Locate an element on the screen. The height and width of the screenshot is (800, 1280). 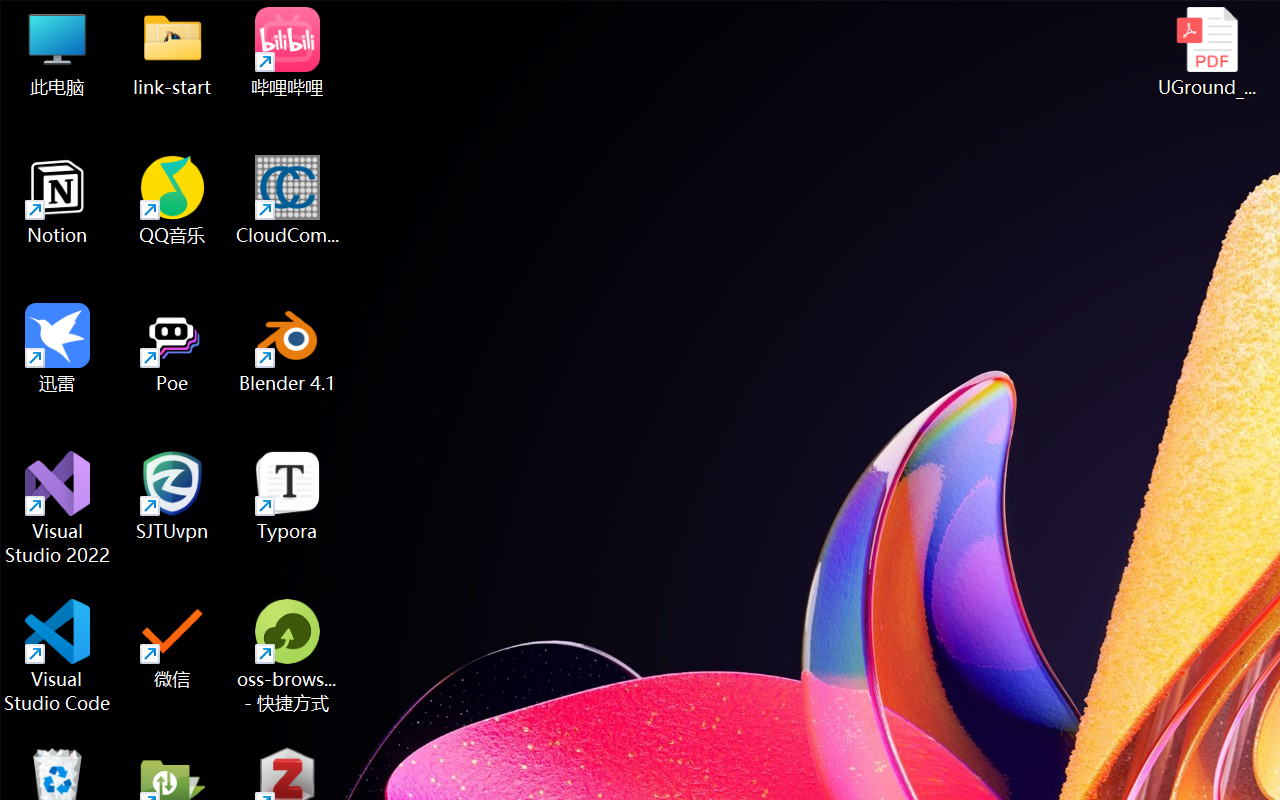
'UGround_paper.pdf' is located at coordinates (1206, 51).